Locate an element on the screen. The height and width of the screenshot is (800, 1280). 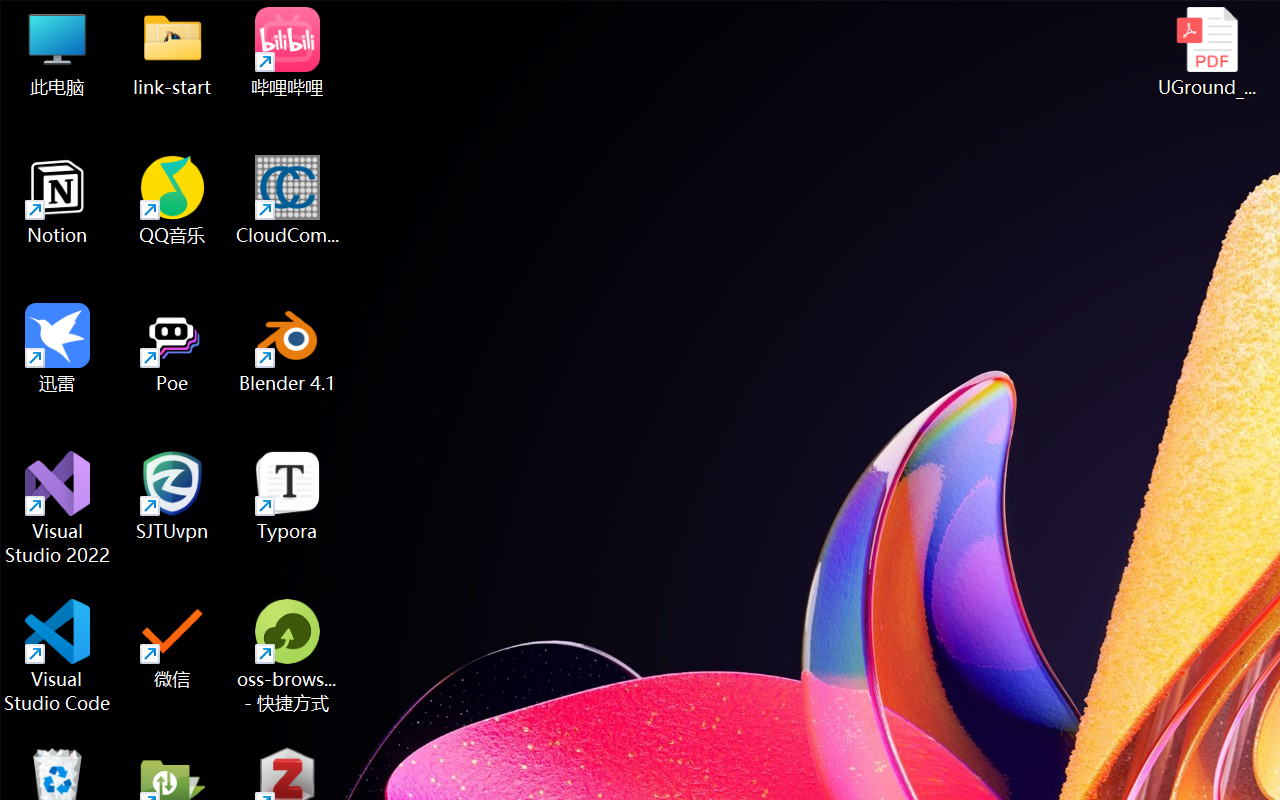
'UGround_paper.pdf' is located at coordinates (1206, 51).